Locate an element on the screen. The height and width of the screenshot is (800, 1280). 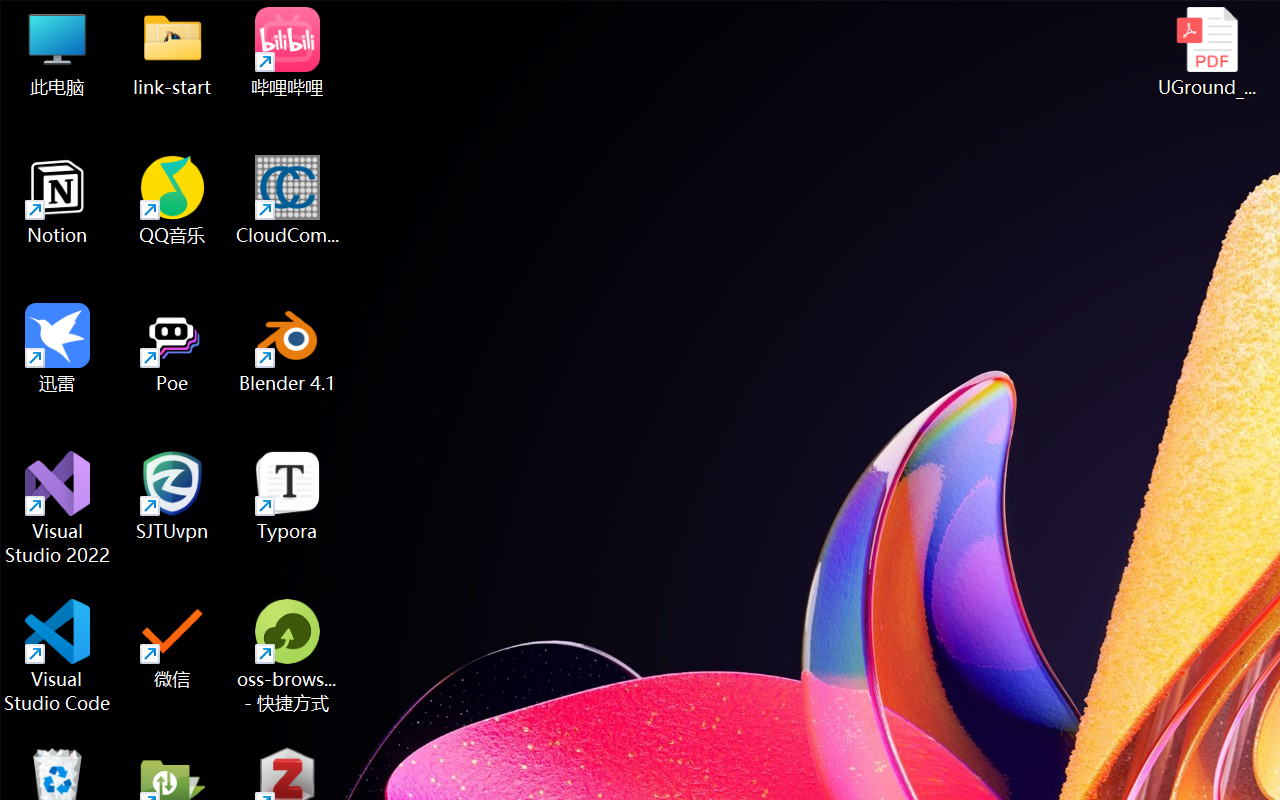
'UGround_paper.pdf' is located at coordinates (1206, 51).